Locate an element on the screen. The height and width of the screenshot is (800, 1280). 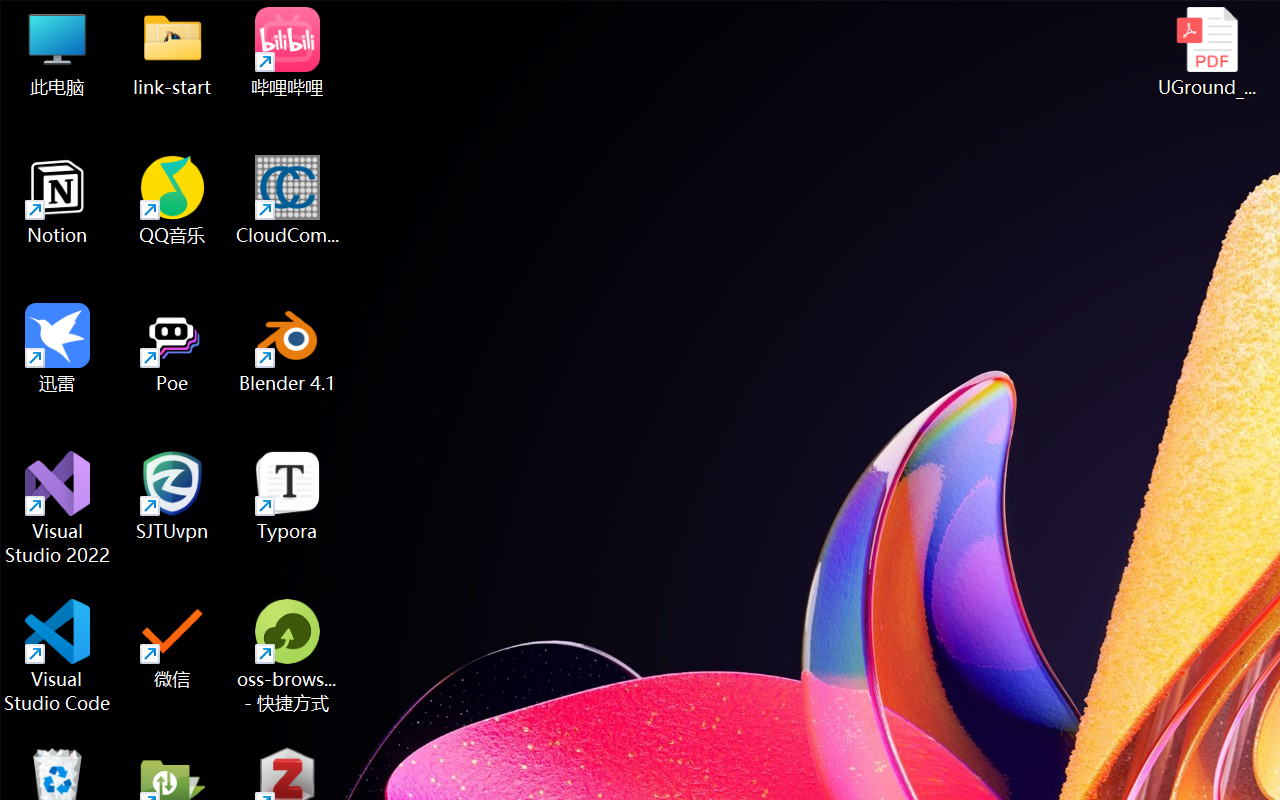
'UGround_paper.pdf' is located at coordinates (1206, 51).